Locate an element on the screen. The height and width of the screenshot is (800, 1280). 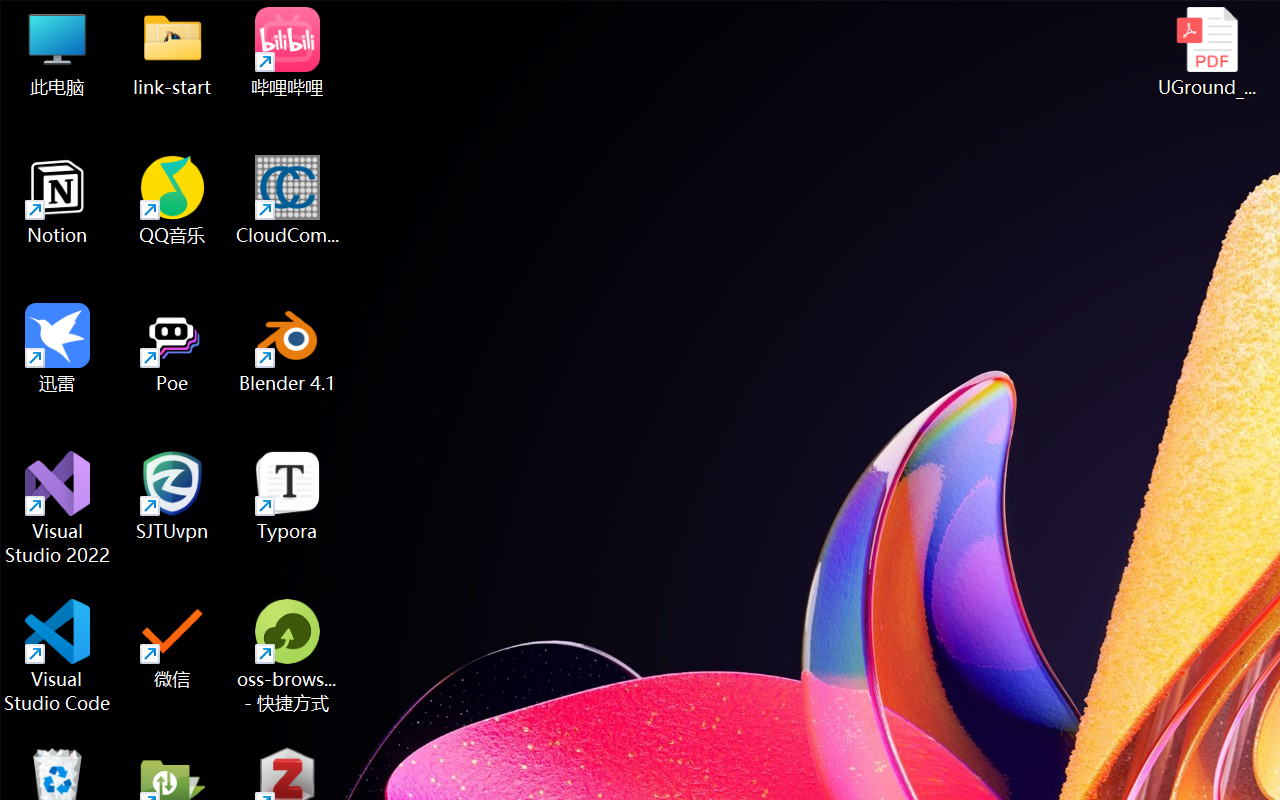
'UGround_paper.pdf' is located at coordinates (1206, 51).